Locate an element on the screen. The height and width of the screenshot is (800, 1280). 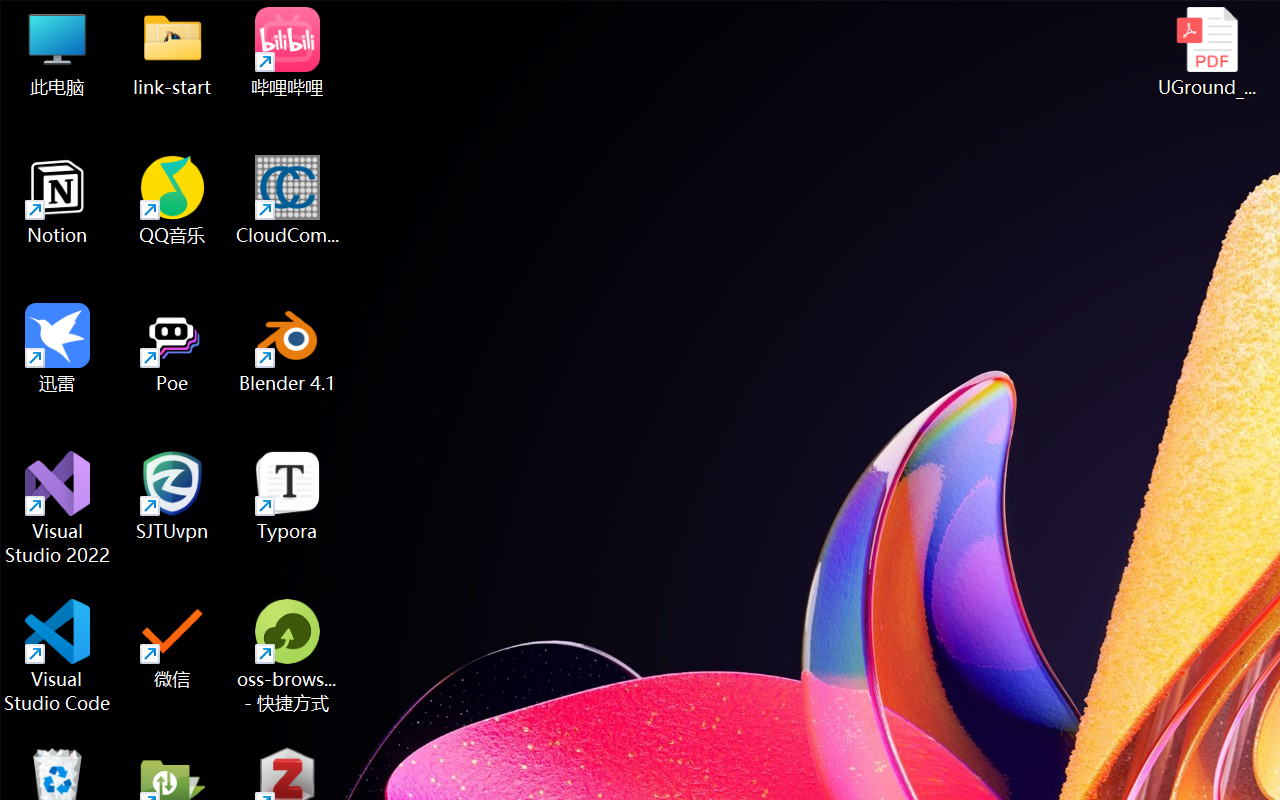
'UGround_paper.pdf' is located at coordinates (1206, 51).